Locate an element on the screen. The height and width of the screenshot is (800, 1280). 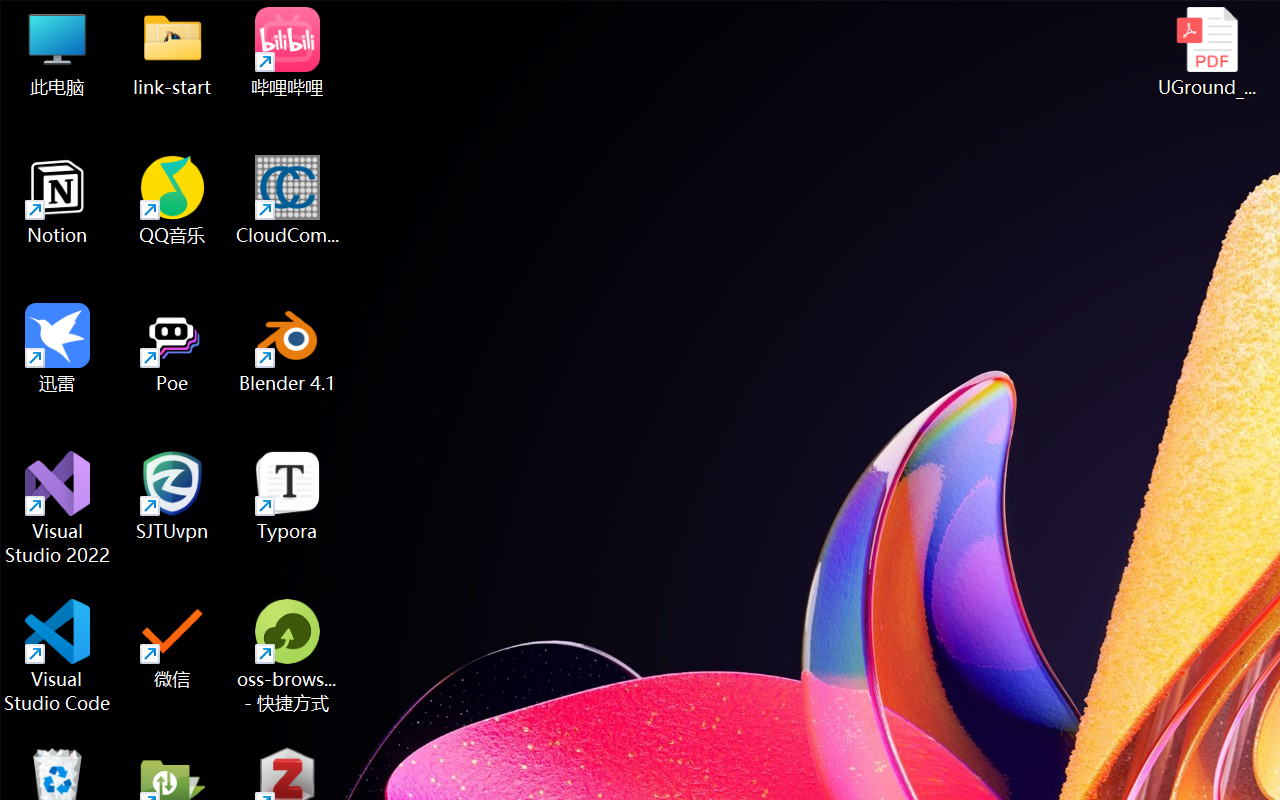
'UGround_paper.pdf' is located at coordinates (1206, 51).